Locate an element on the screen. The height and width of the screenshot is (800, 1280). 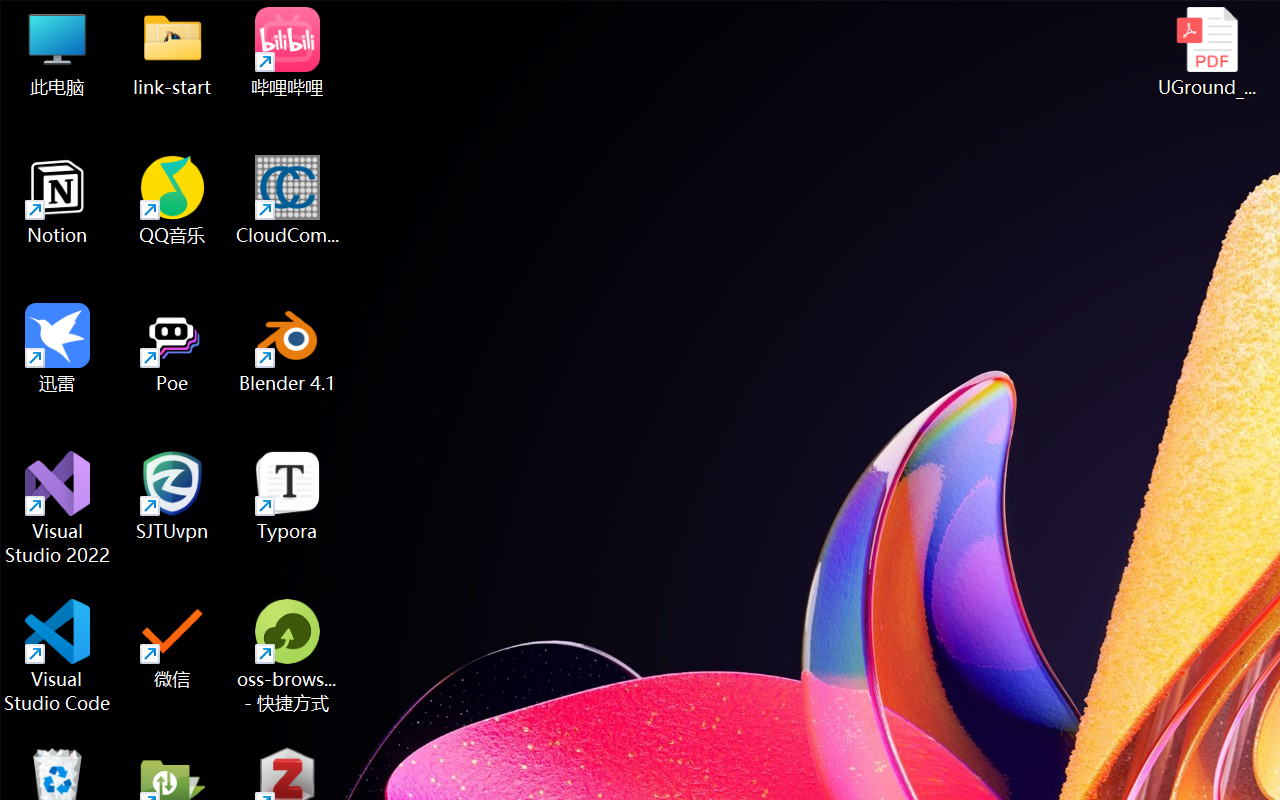
'UGround_paper.pdf' is located at coordinates (1206, 51).